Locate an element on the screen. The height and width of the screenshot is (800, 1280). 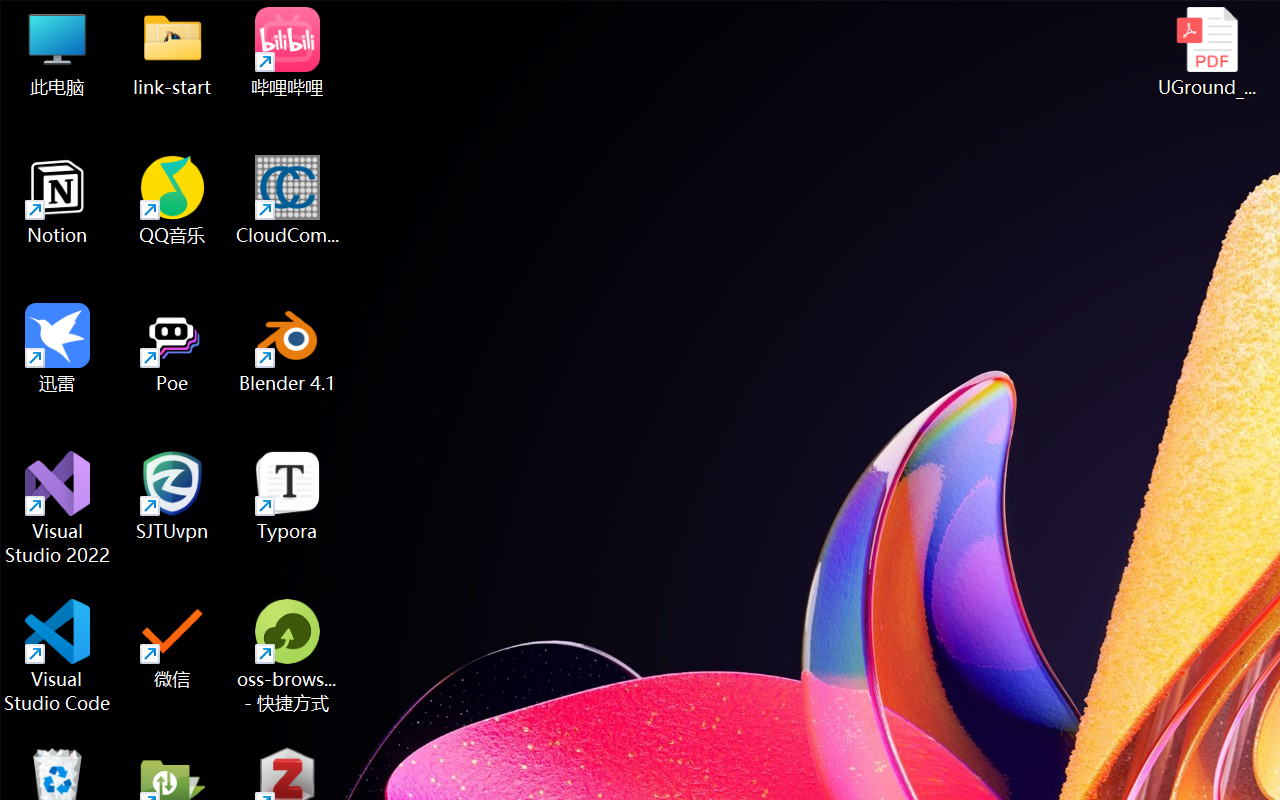
'UGround_paper.pdf' is located at coordinates (1206, 51).